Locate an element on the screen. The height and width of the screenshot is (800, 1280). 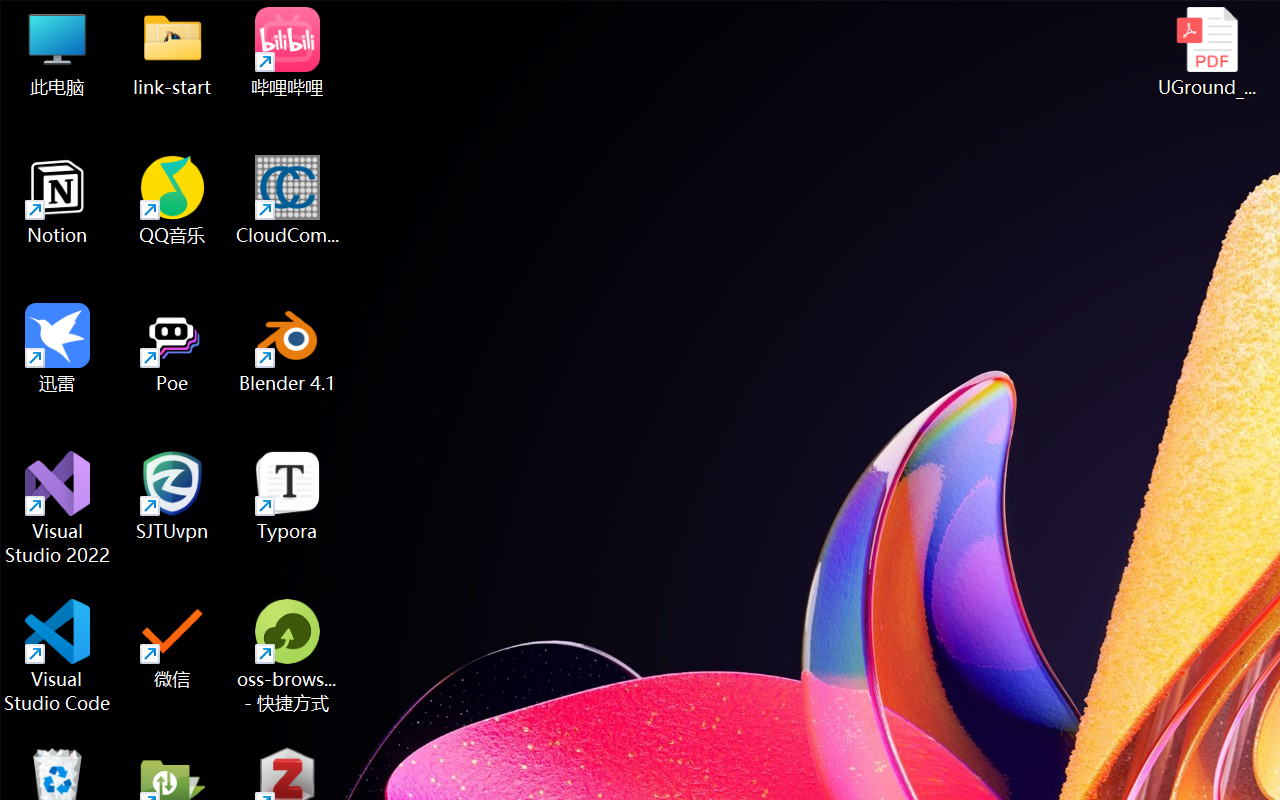
'UGround_paper.pdf' is located at coordinates (1206, 51).